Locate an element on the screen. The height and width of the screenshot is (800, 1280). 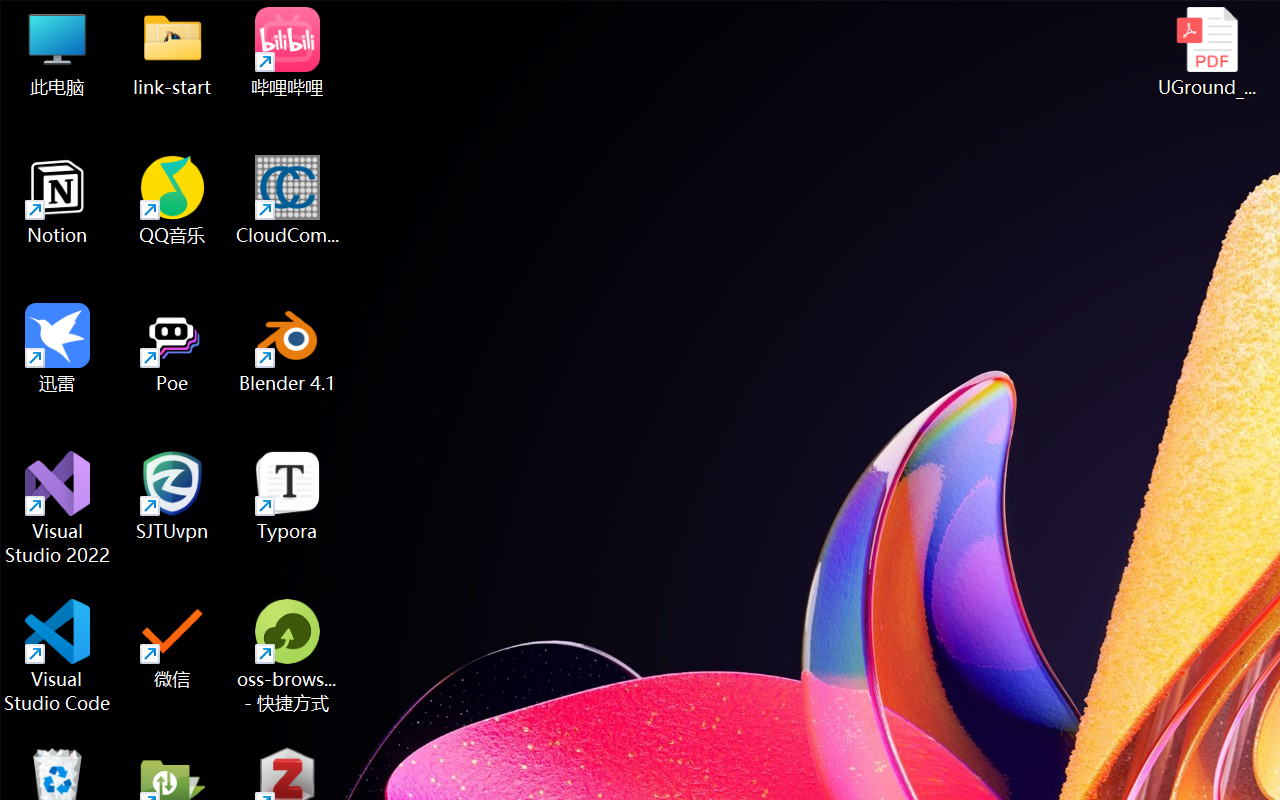
'UGround_paper.pdf' is located at coordinates (1206, 51).